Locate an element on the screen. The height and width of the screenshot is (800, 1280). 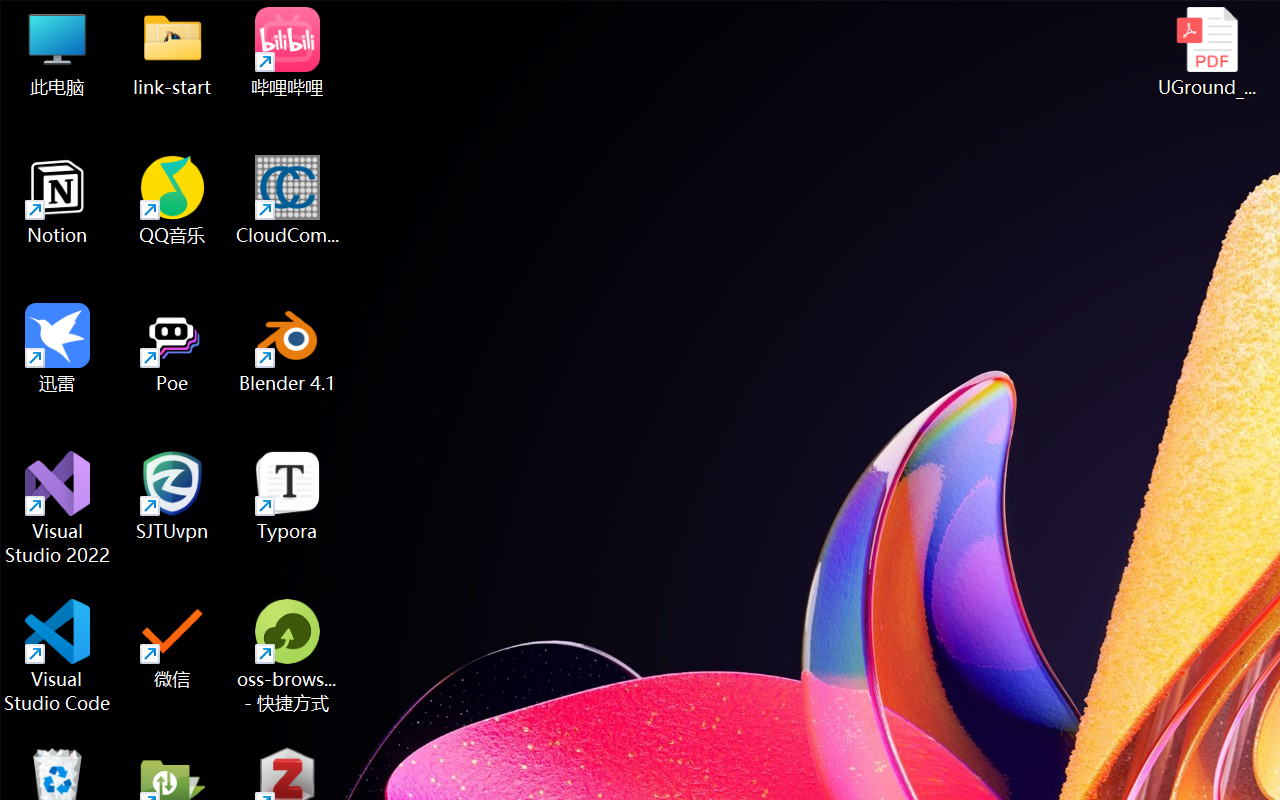
'UGround_paper.pdf' is located at coordinates (1206, 51).